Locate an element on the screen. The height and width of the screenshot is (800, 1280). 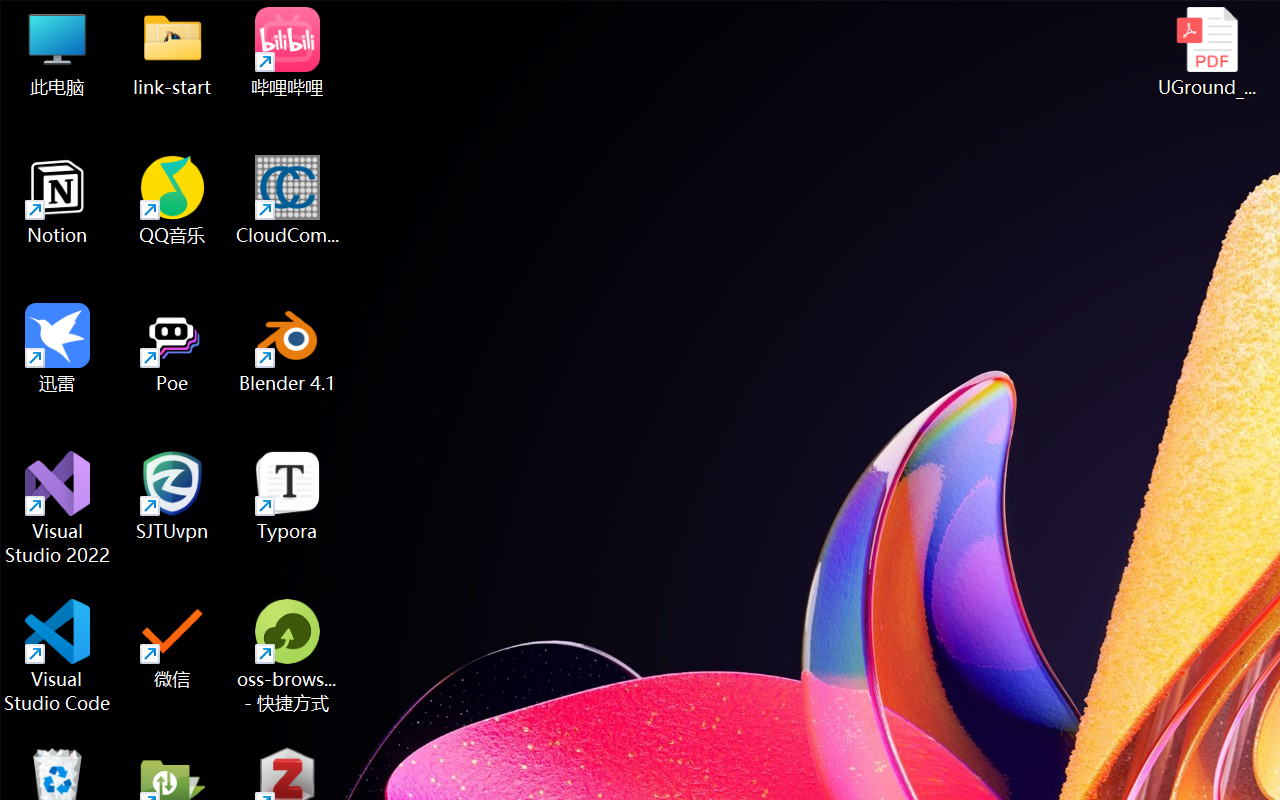
'UGround_paper.pdf' is located at coordinates (1206, 51).